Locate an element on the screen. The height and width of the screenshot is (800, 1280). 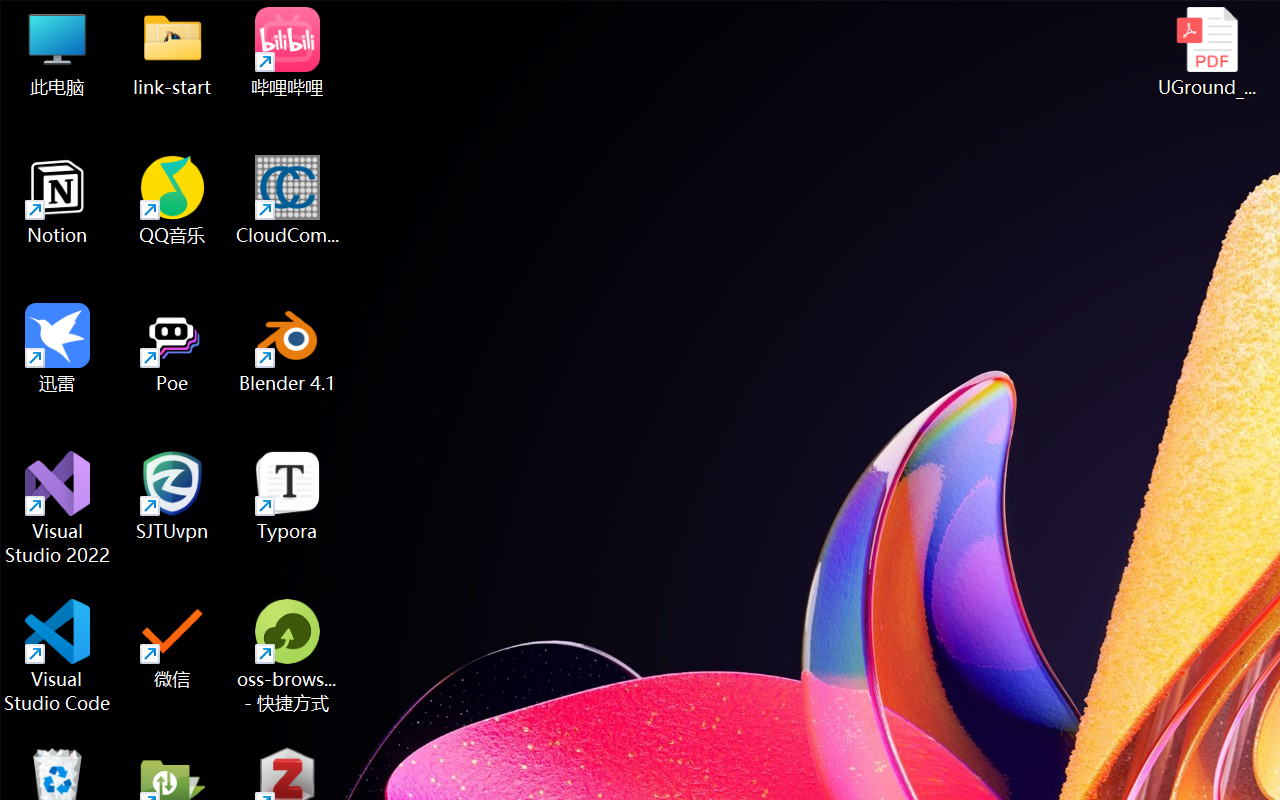
'UGround_paper.pdf' is located at coordinates (1206, 51).